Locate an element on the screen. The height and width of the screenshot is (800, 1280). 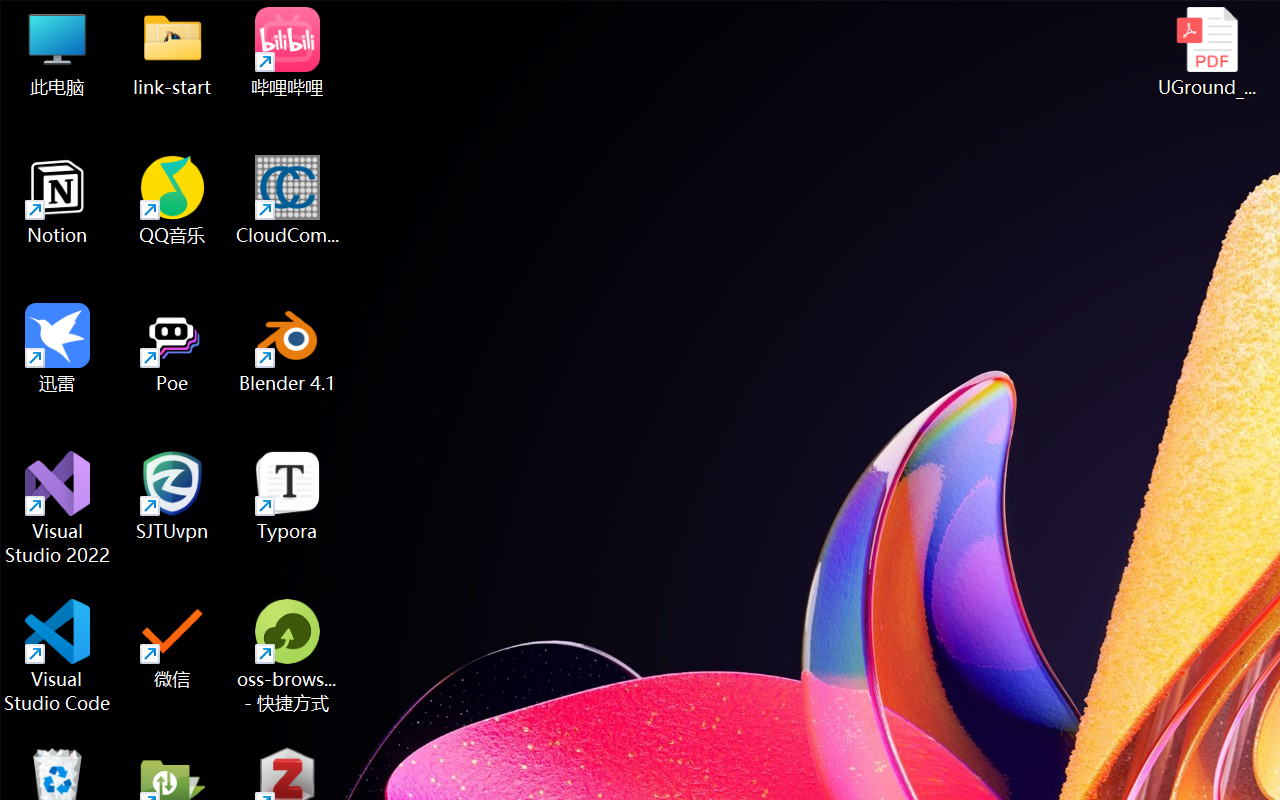
'UGround_paper.pdf' is located at coordinates (1206, 51).